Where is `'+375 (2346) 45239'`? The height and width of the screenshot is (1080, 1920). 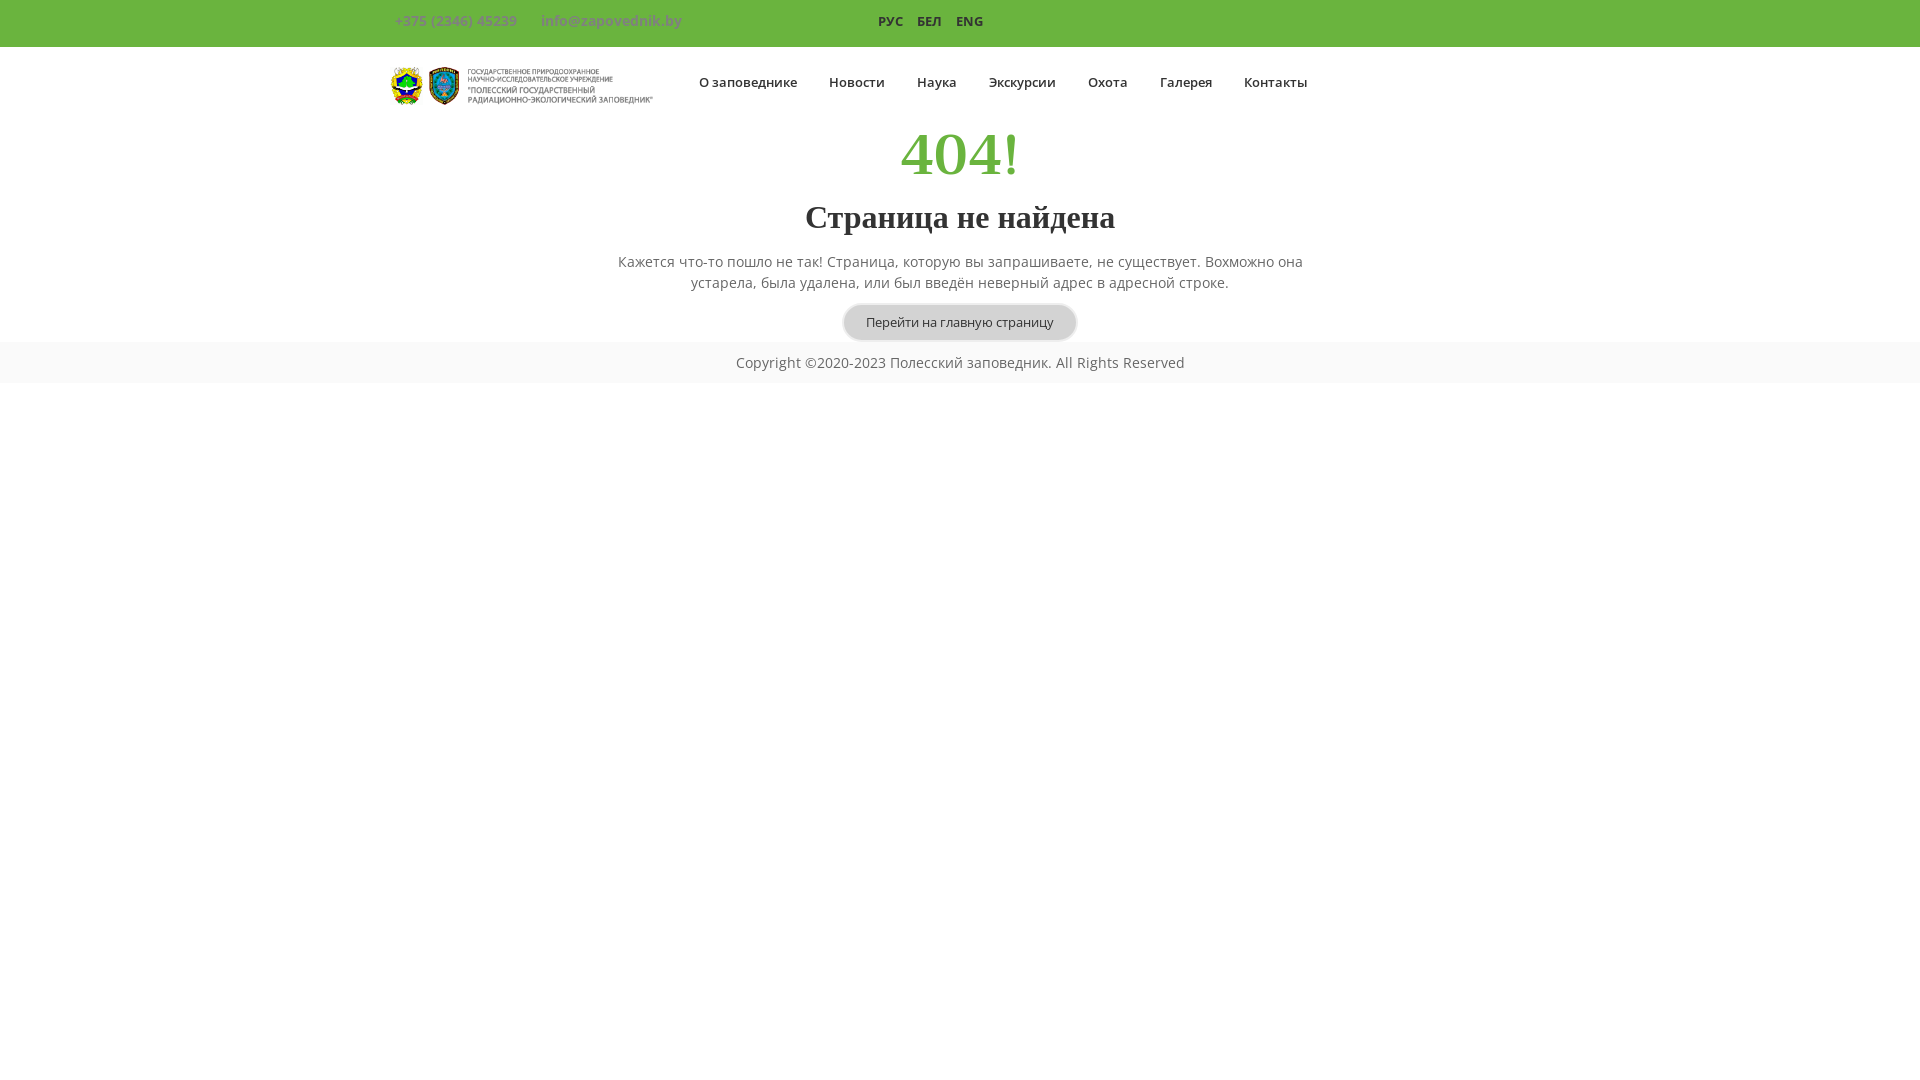 '+375 (2346) 45239' is located at coordinates (455, 20).